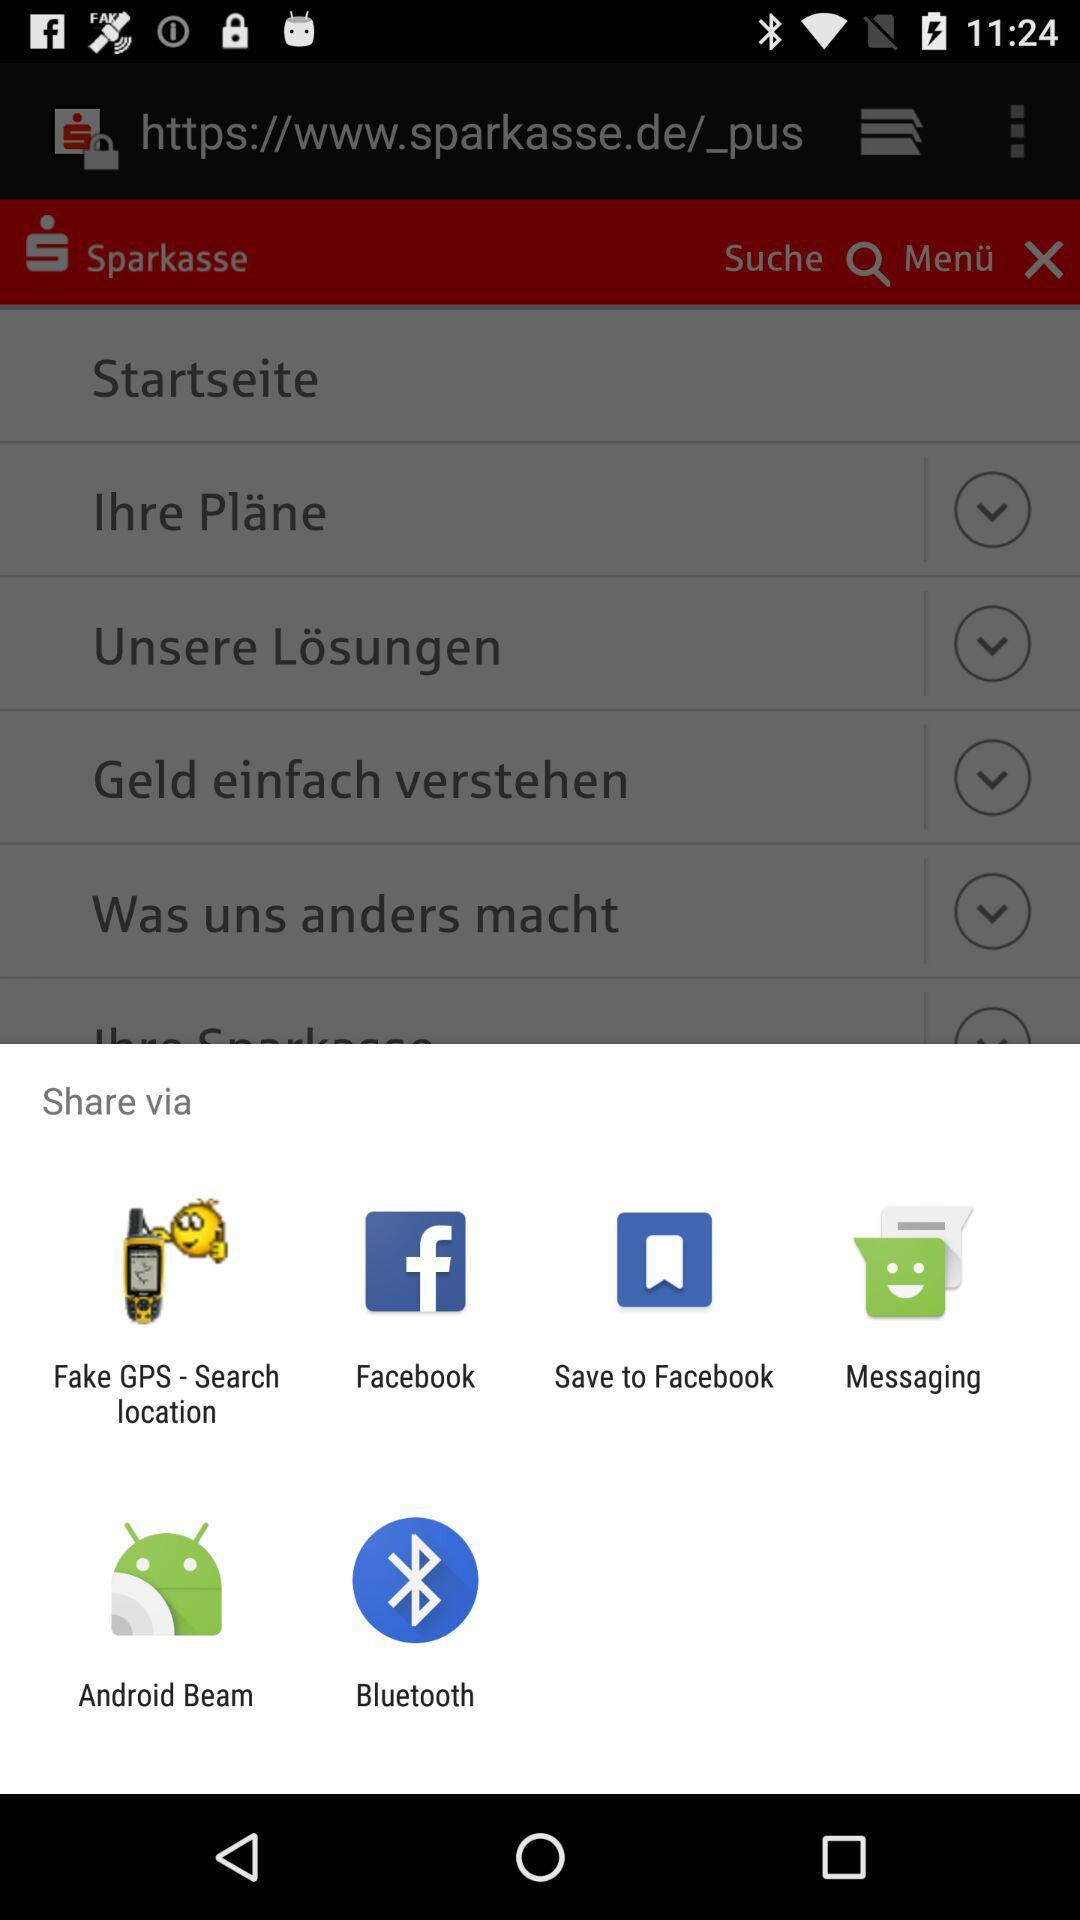 This screenshot has height=1920, width=1080. Describe the element at coordinates (165, 1392) in the screenshot. I see `the icon next to the facebook app` at that location.